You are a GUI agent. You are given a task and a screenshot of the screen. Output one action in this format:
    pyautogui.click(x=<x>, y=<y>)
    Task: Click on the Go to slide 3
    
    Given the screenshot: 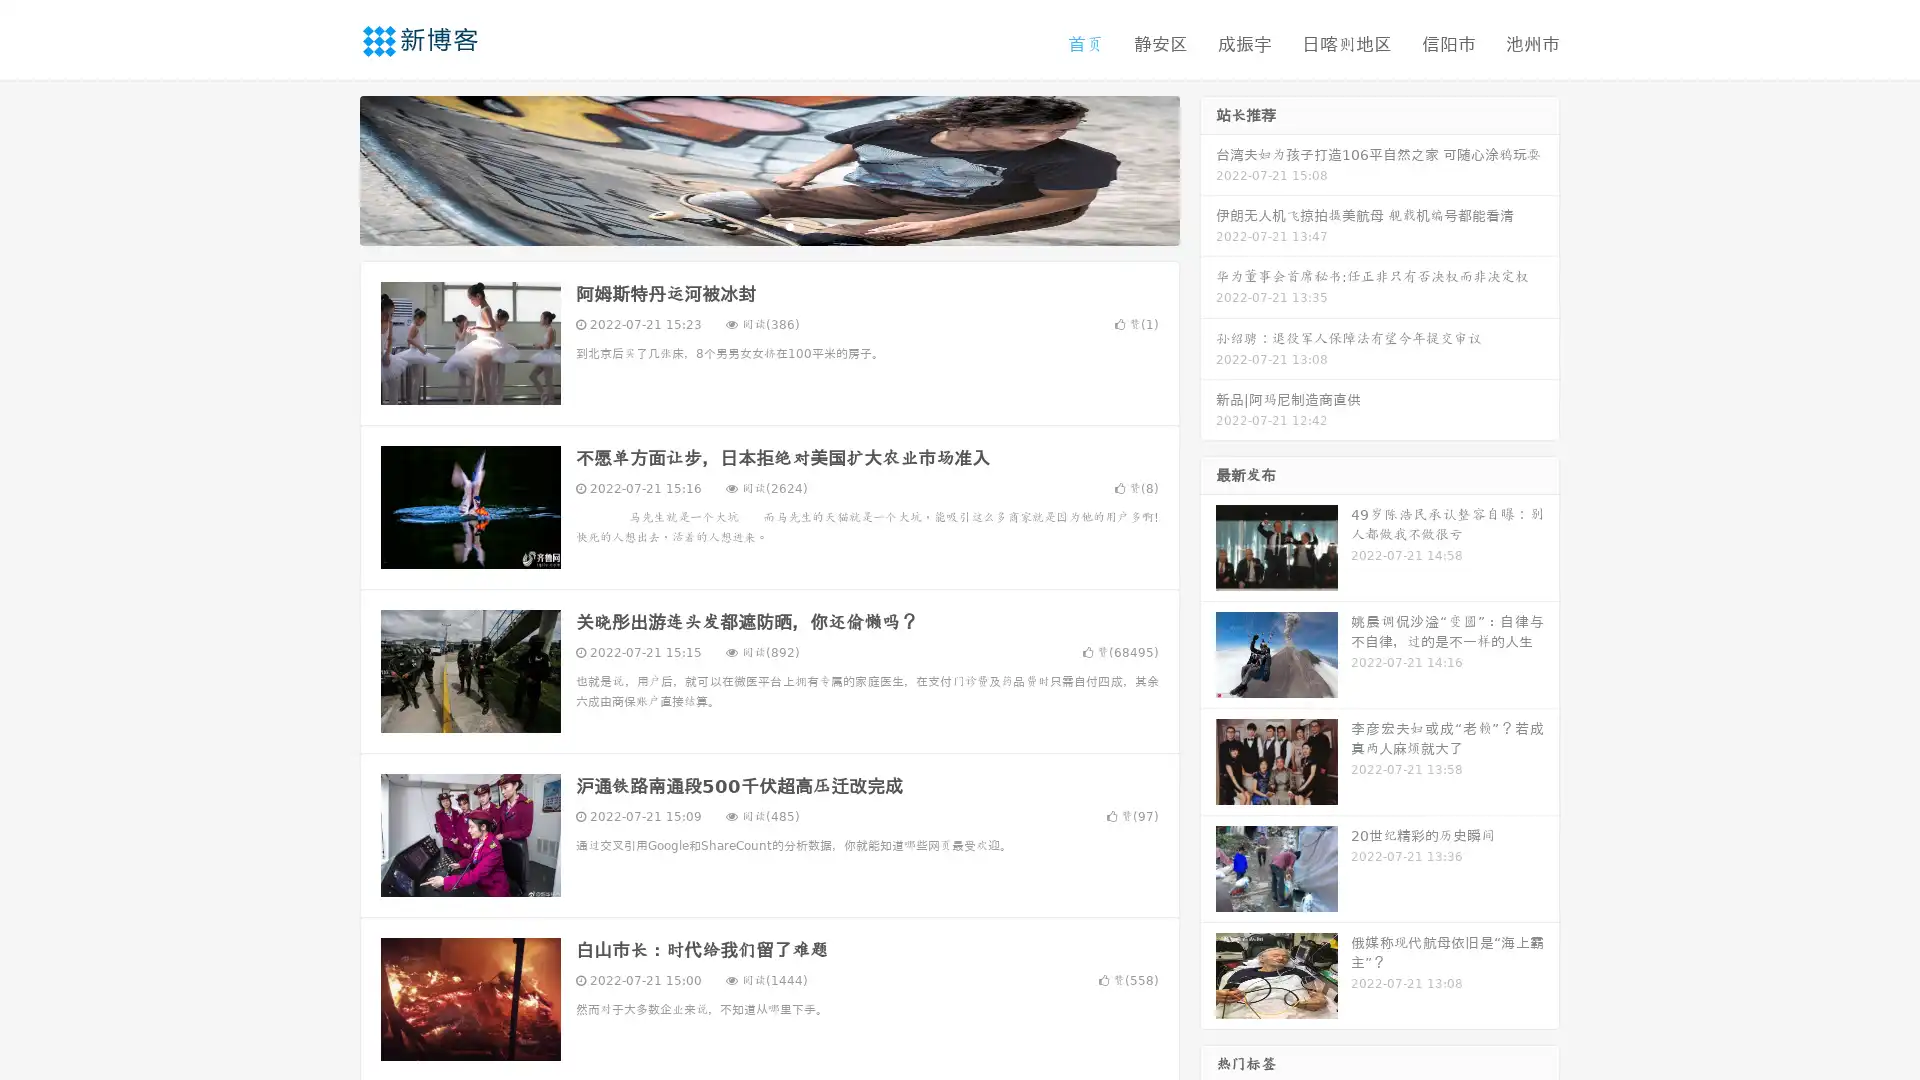 What is the action you would take?
    pyautogui.click(x=789, y=225)
    